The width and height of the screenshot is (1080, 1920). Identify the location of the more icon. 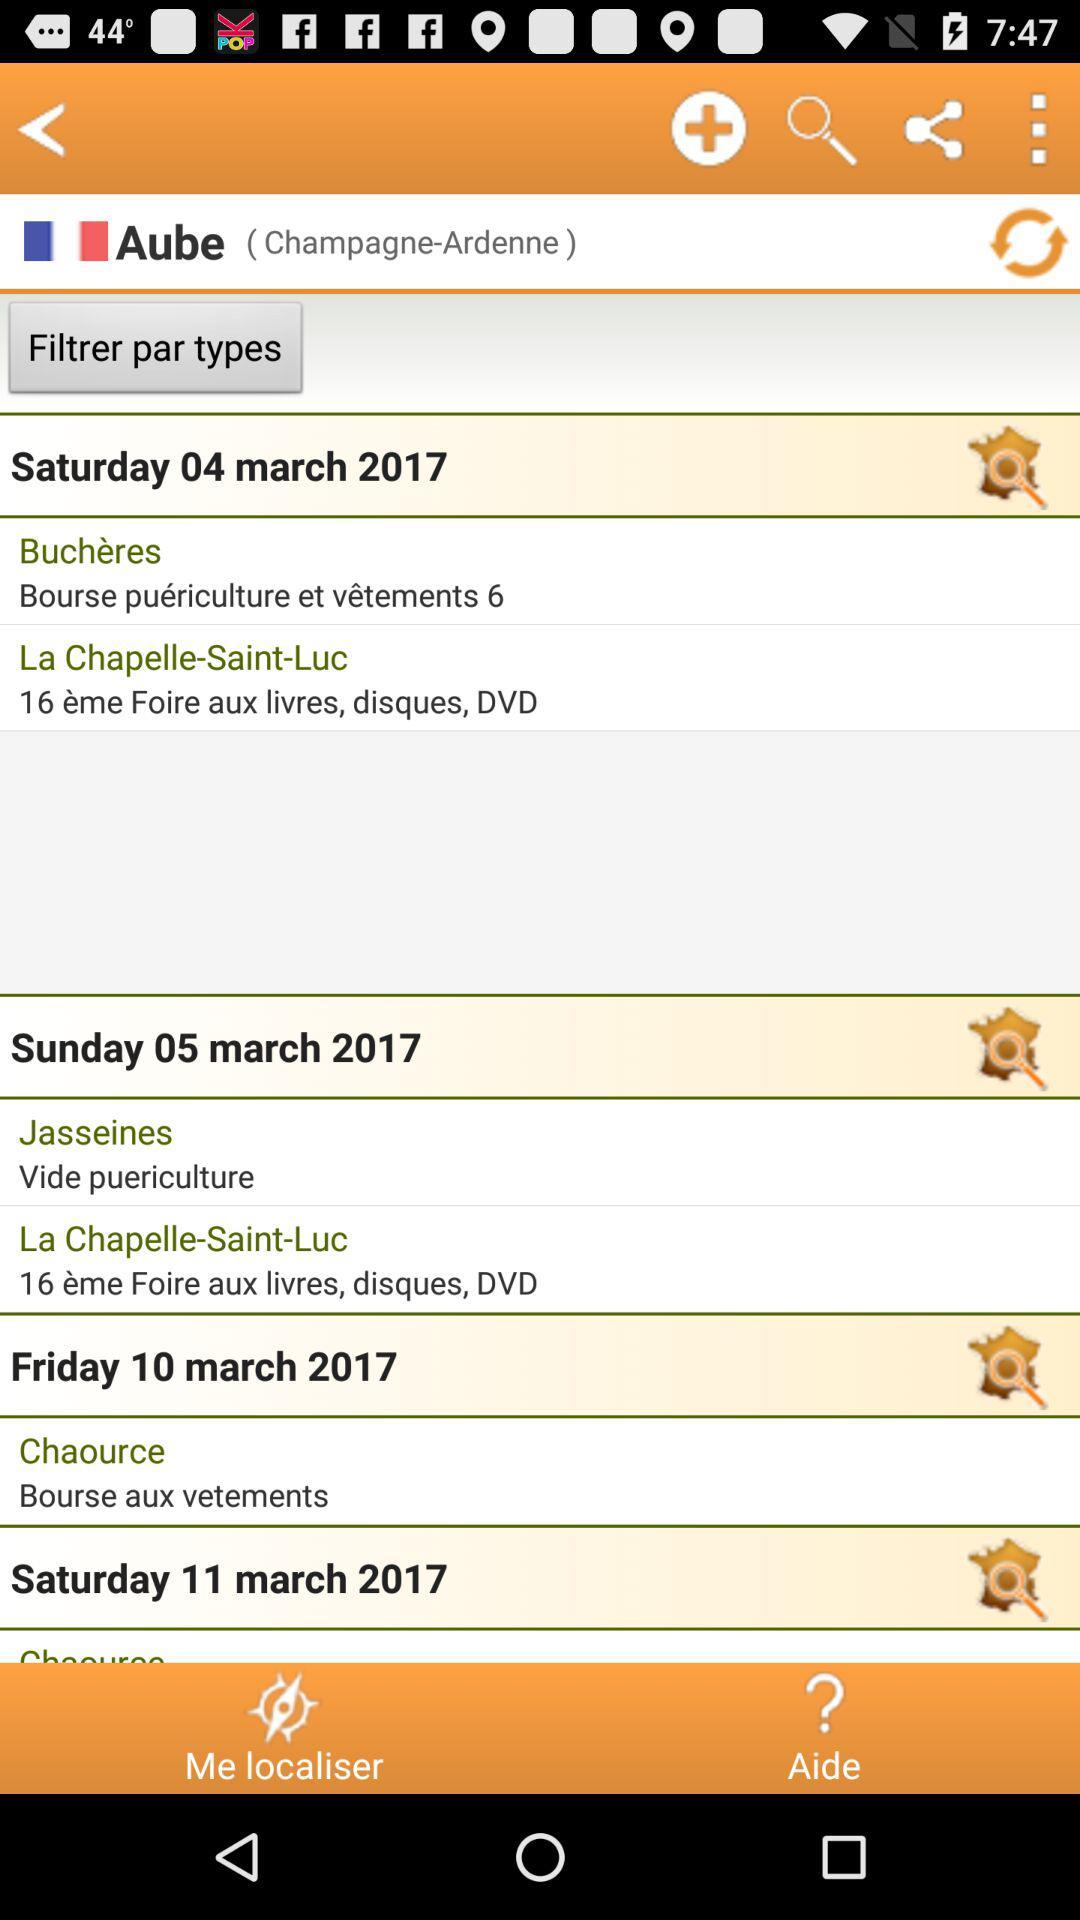
(1036, 136).